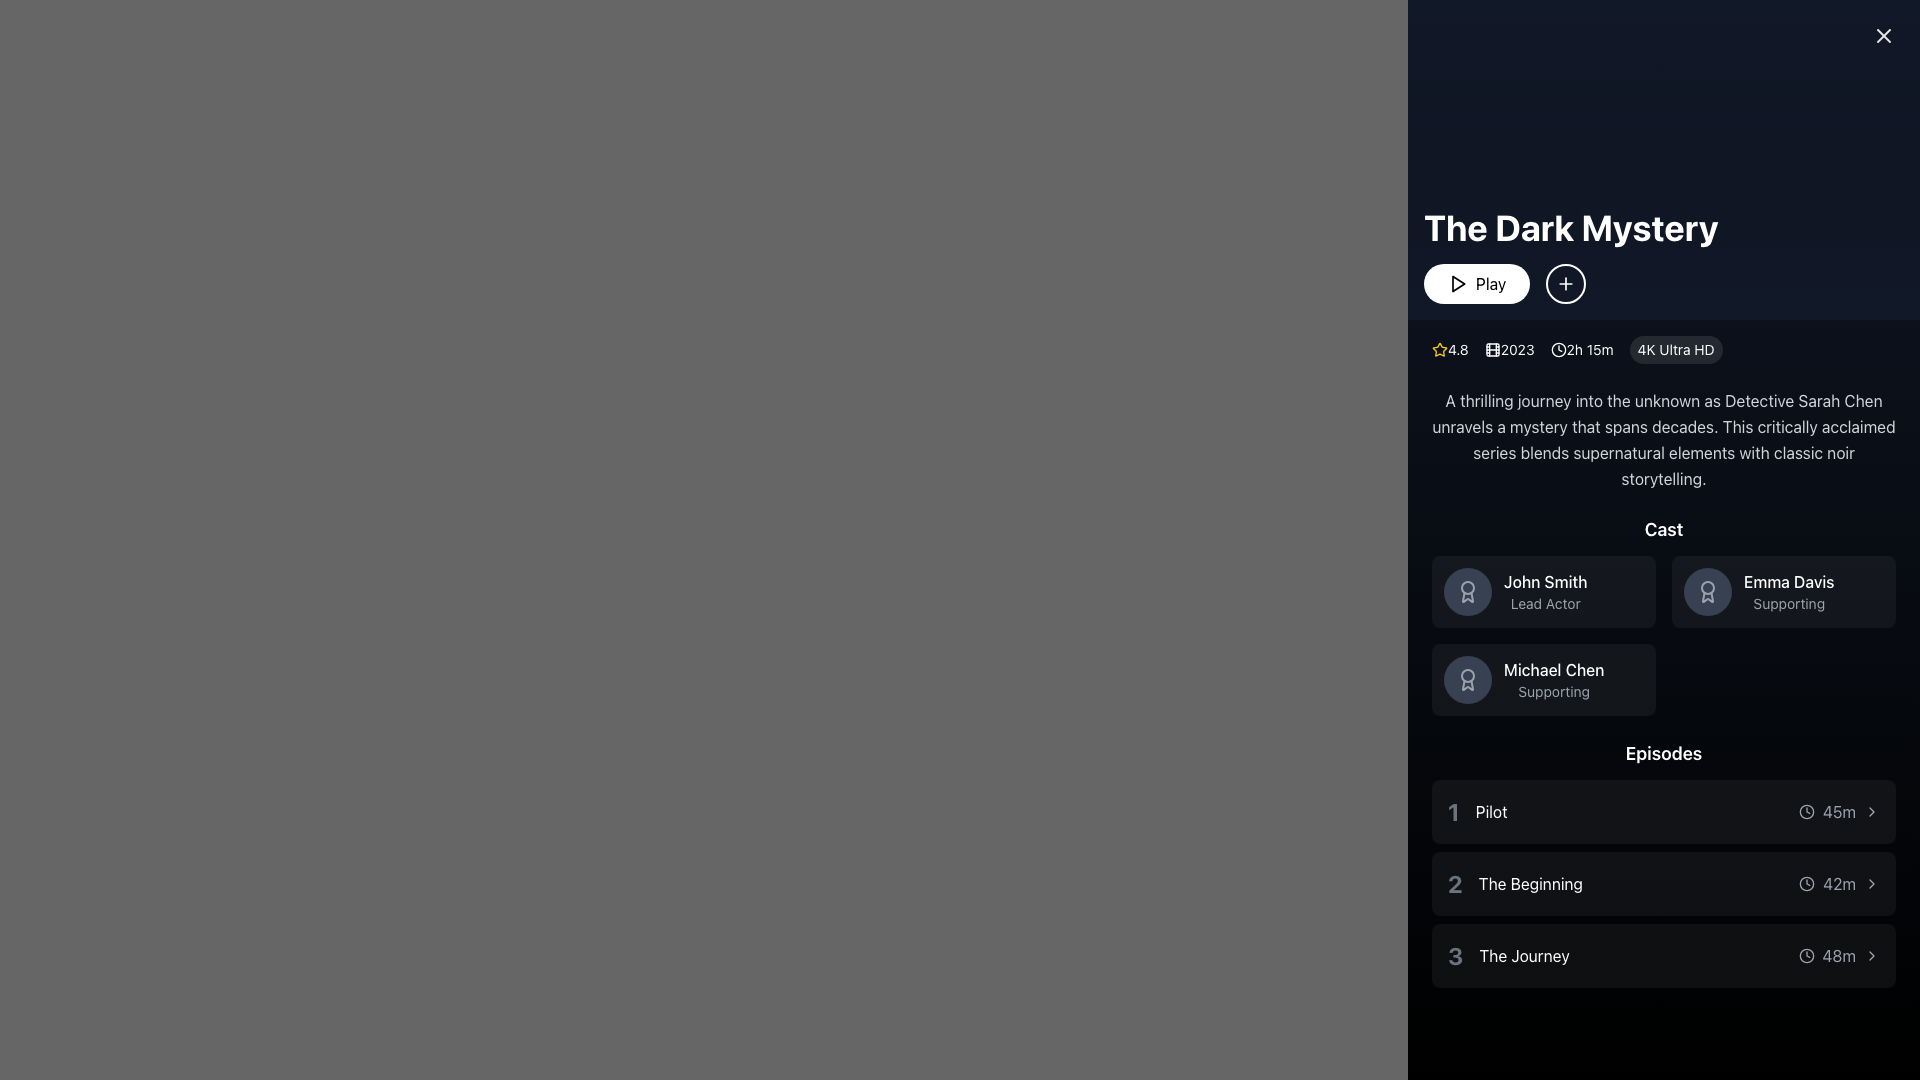 This screenshot has height=1080, width=1920. Describe the element at coordinates (1664, 882) in the screenshot. I see `the second episode button in the series listing` at that location.